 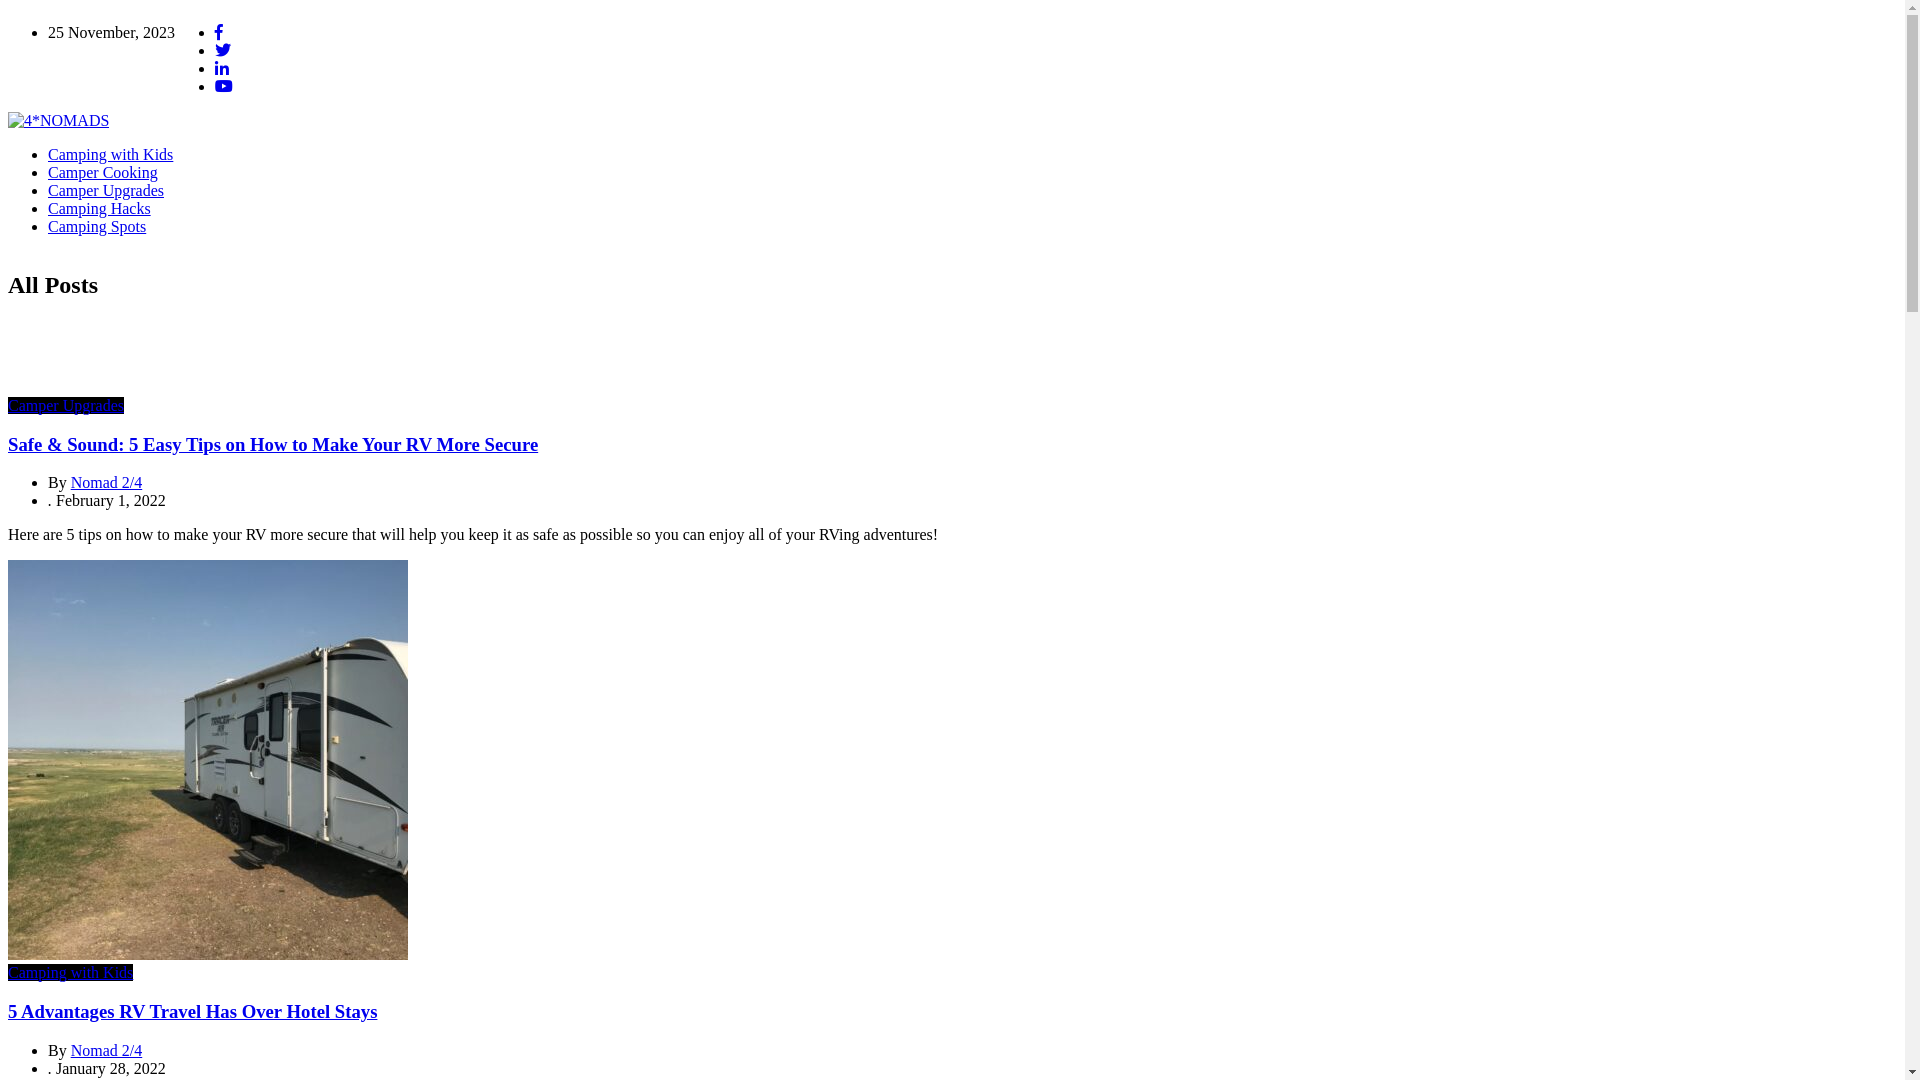 I want to click on 'Camping Hacks', so click(x=98, y=208).